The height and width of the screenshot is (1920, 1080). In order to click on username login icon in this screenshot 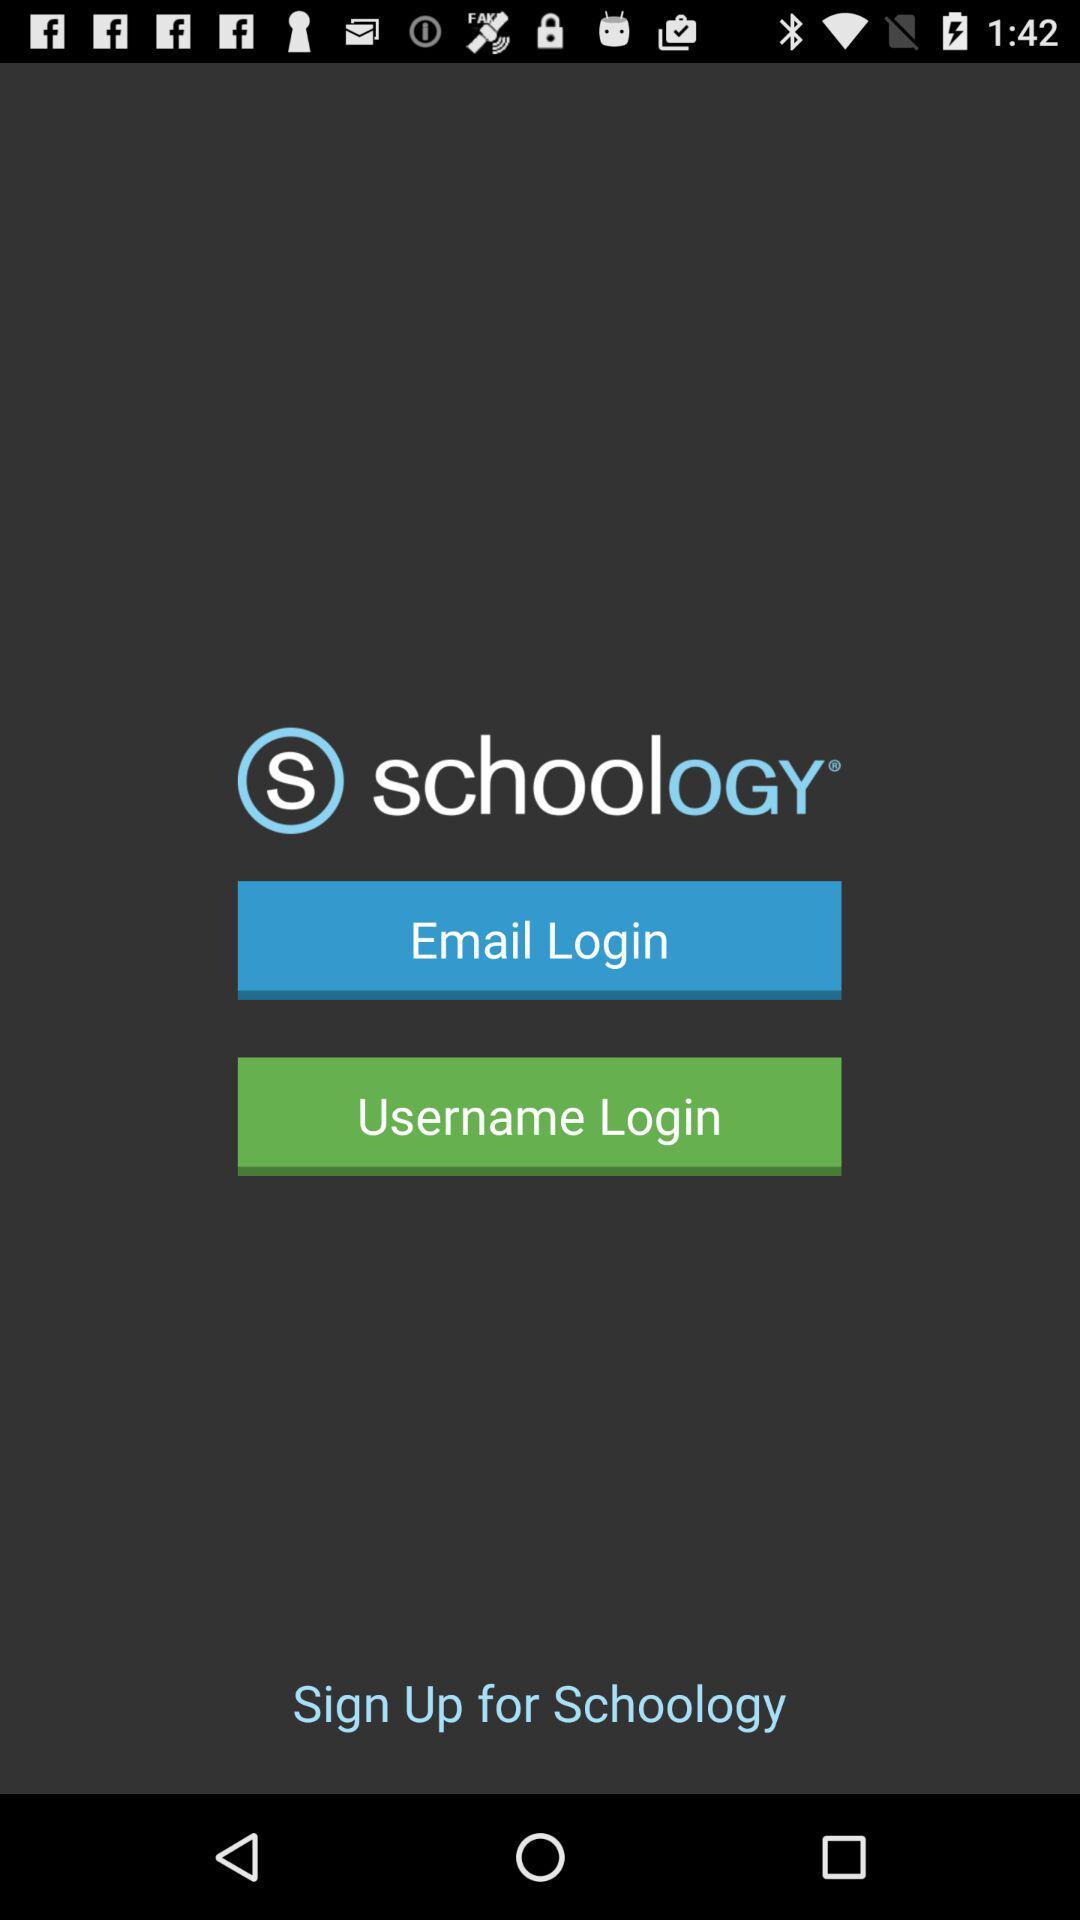, I will do `click(538, 1115)`.